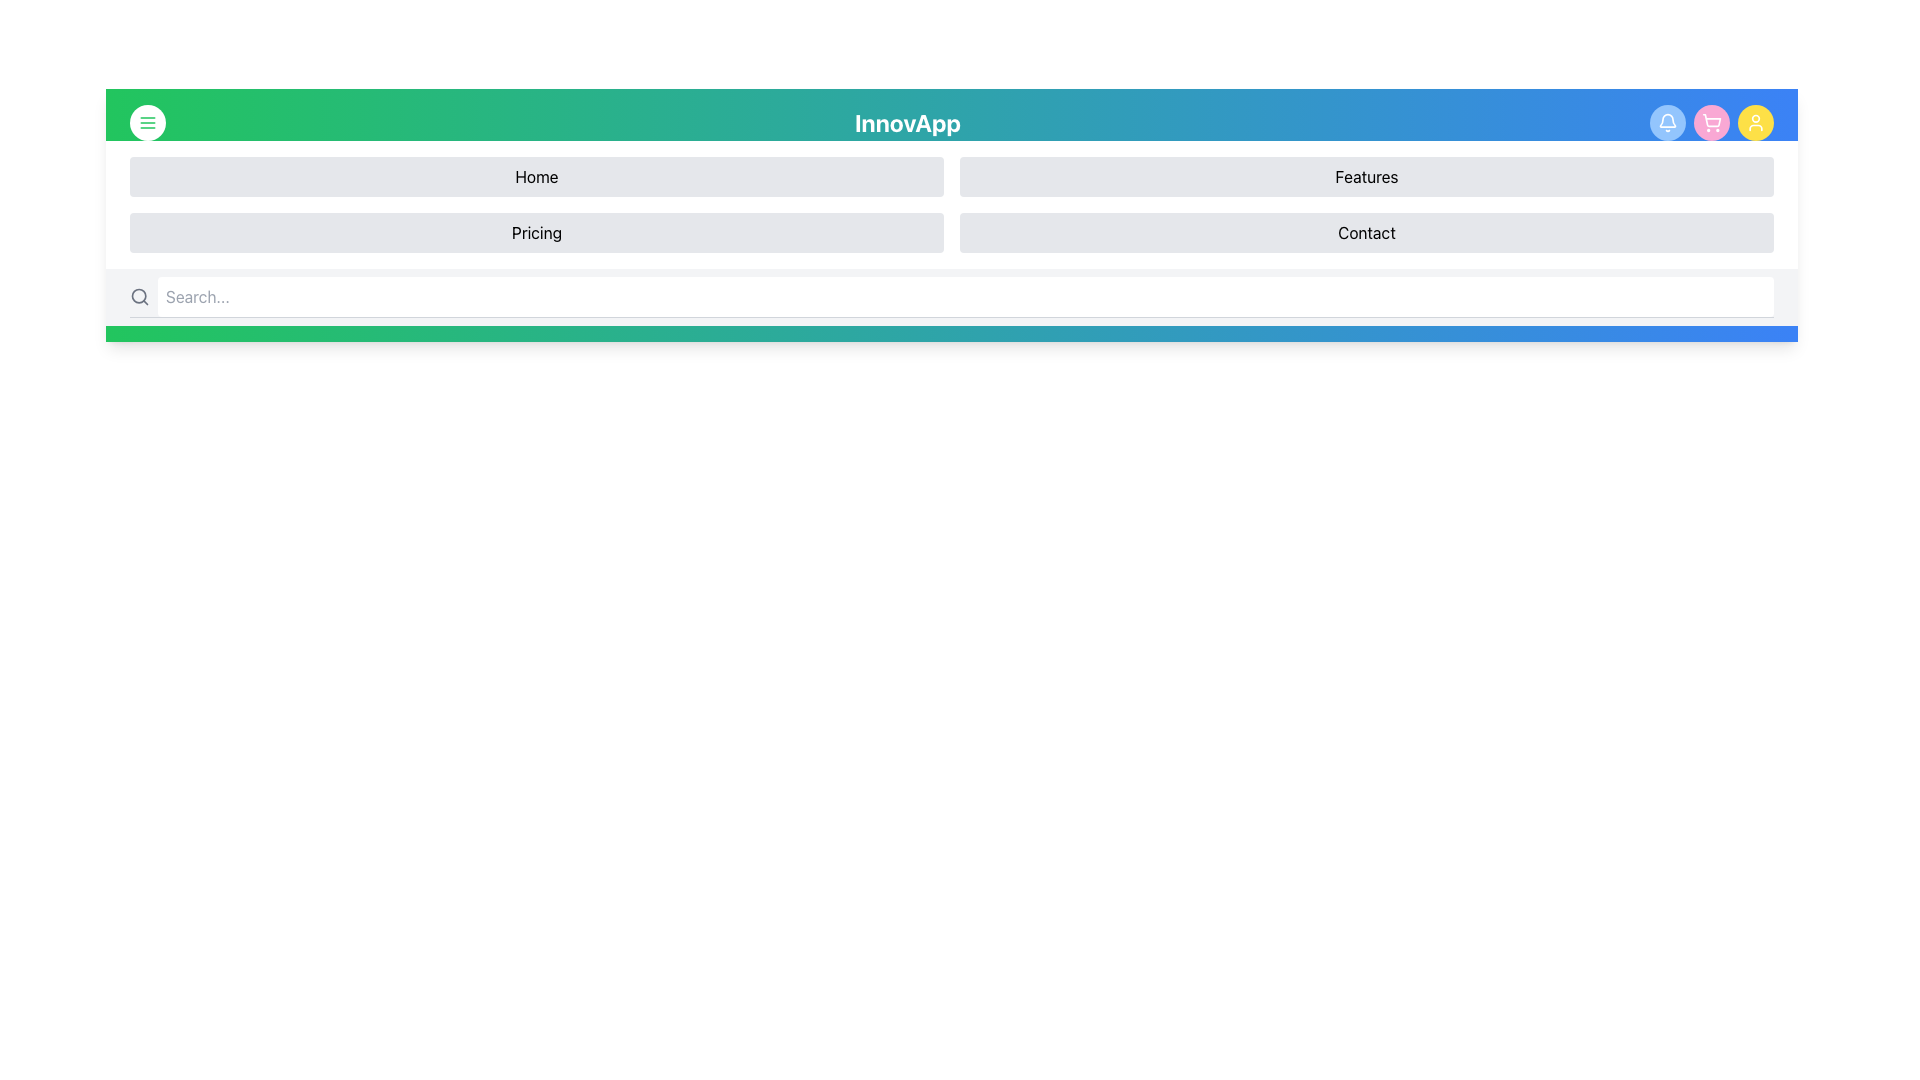  What do you see at coordinates (147, 123) in the screenshot?
I see `the menu button located on the upper-left corner of the header bar, to the left of the text 'InnovApp'` at bounding box center [147, 123].